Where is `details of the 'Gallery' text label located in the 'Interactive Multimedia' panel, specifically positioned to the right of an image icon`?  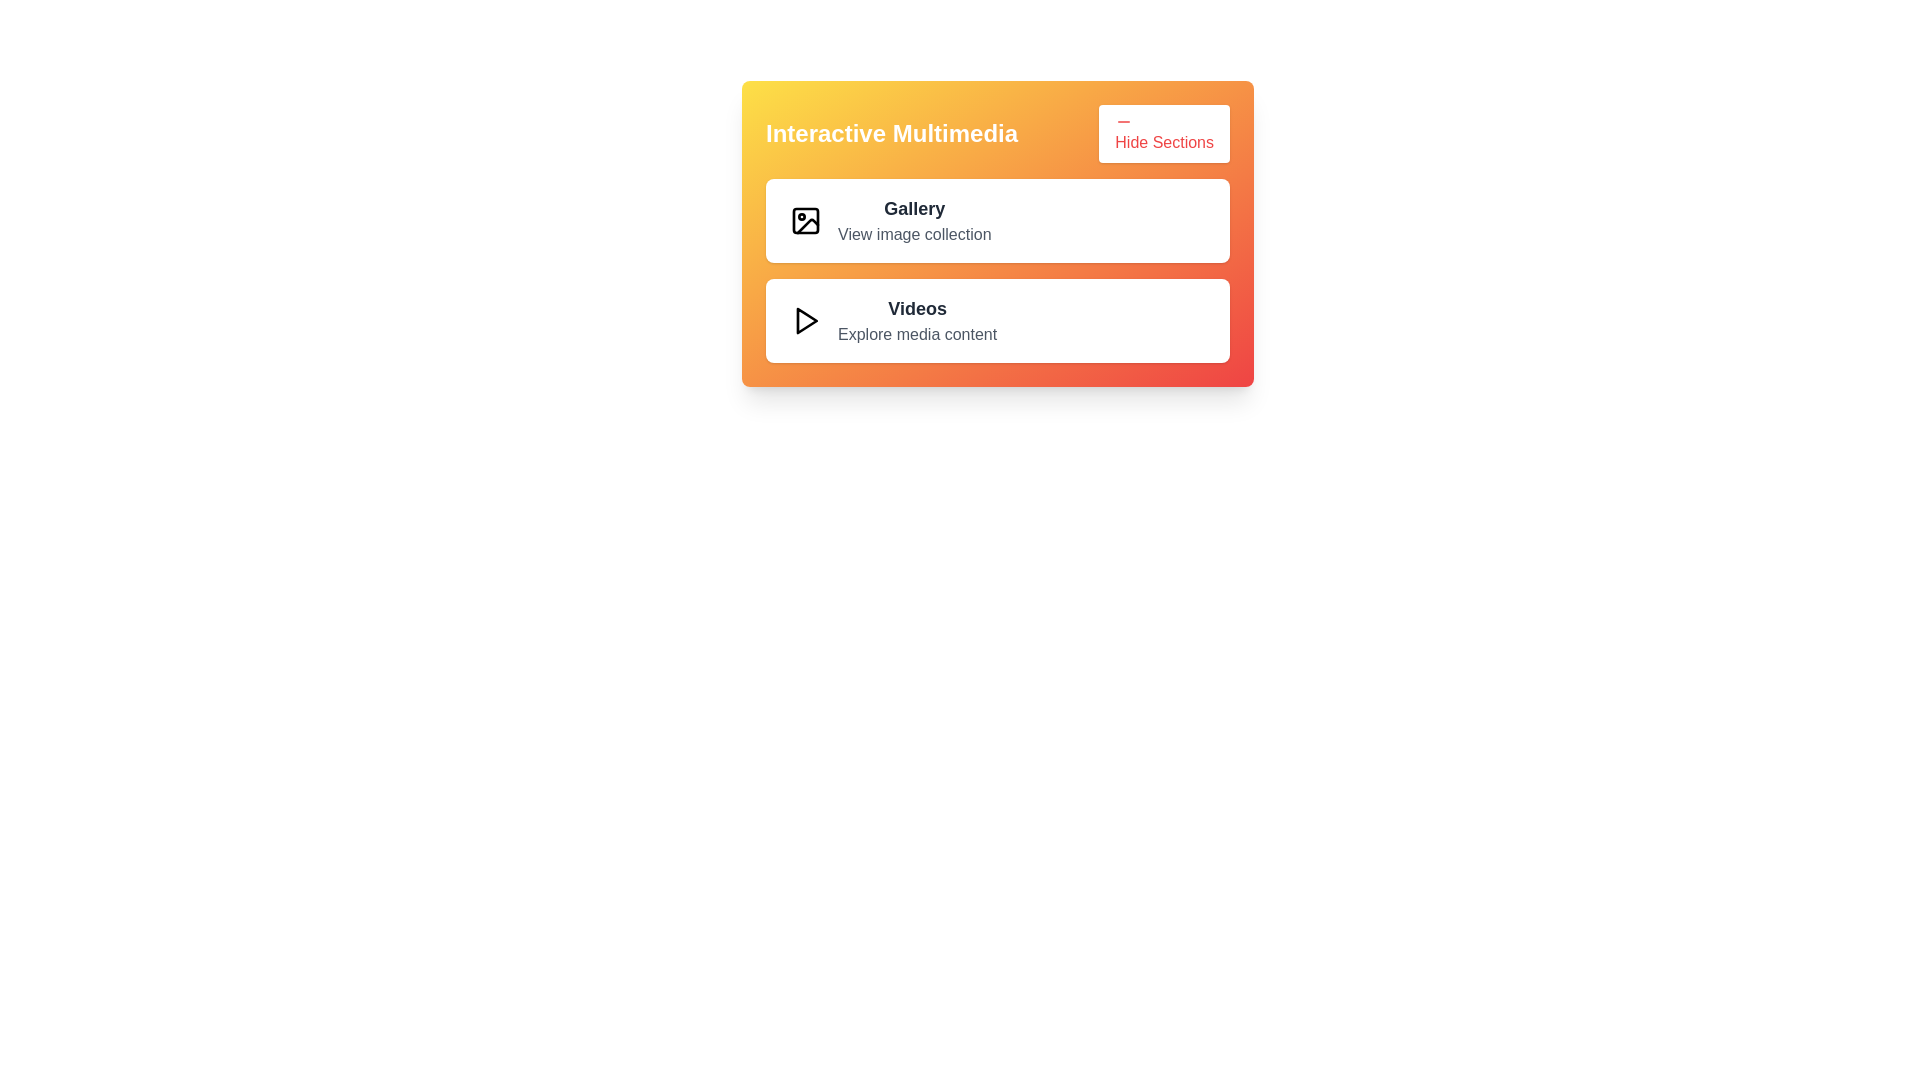
details of the 'Gallery' text label located in the 'Interactive Multimedia' panel, specifically positioned to the right of an image icon is located at coordinates (913, 220).